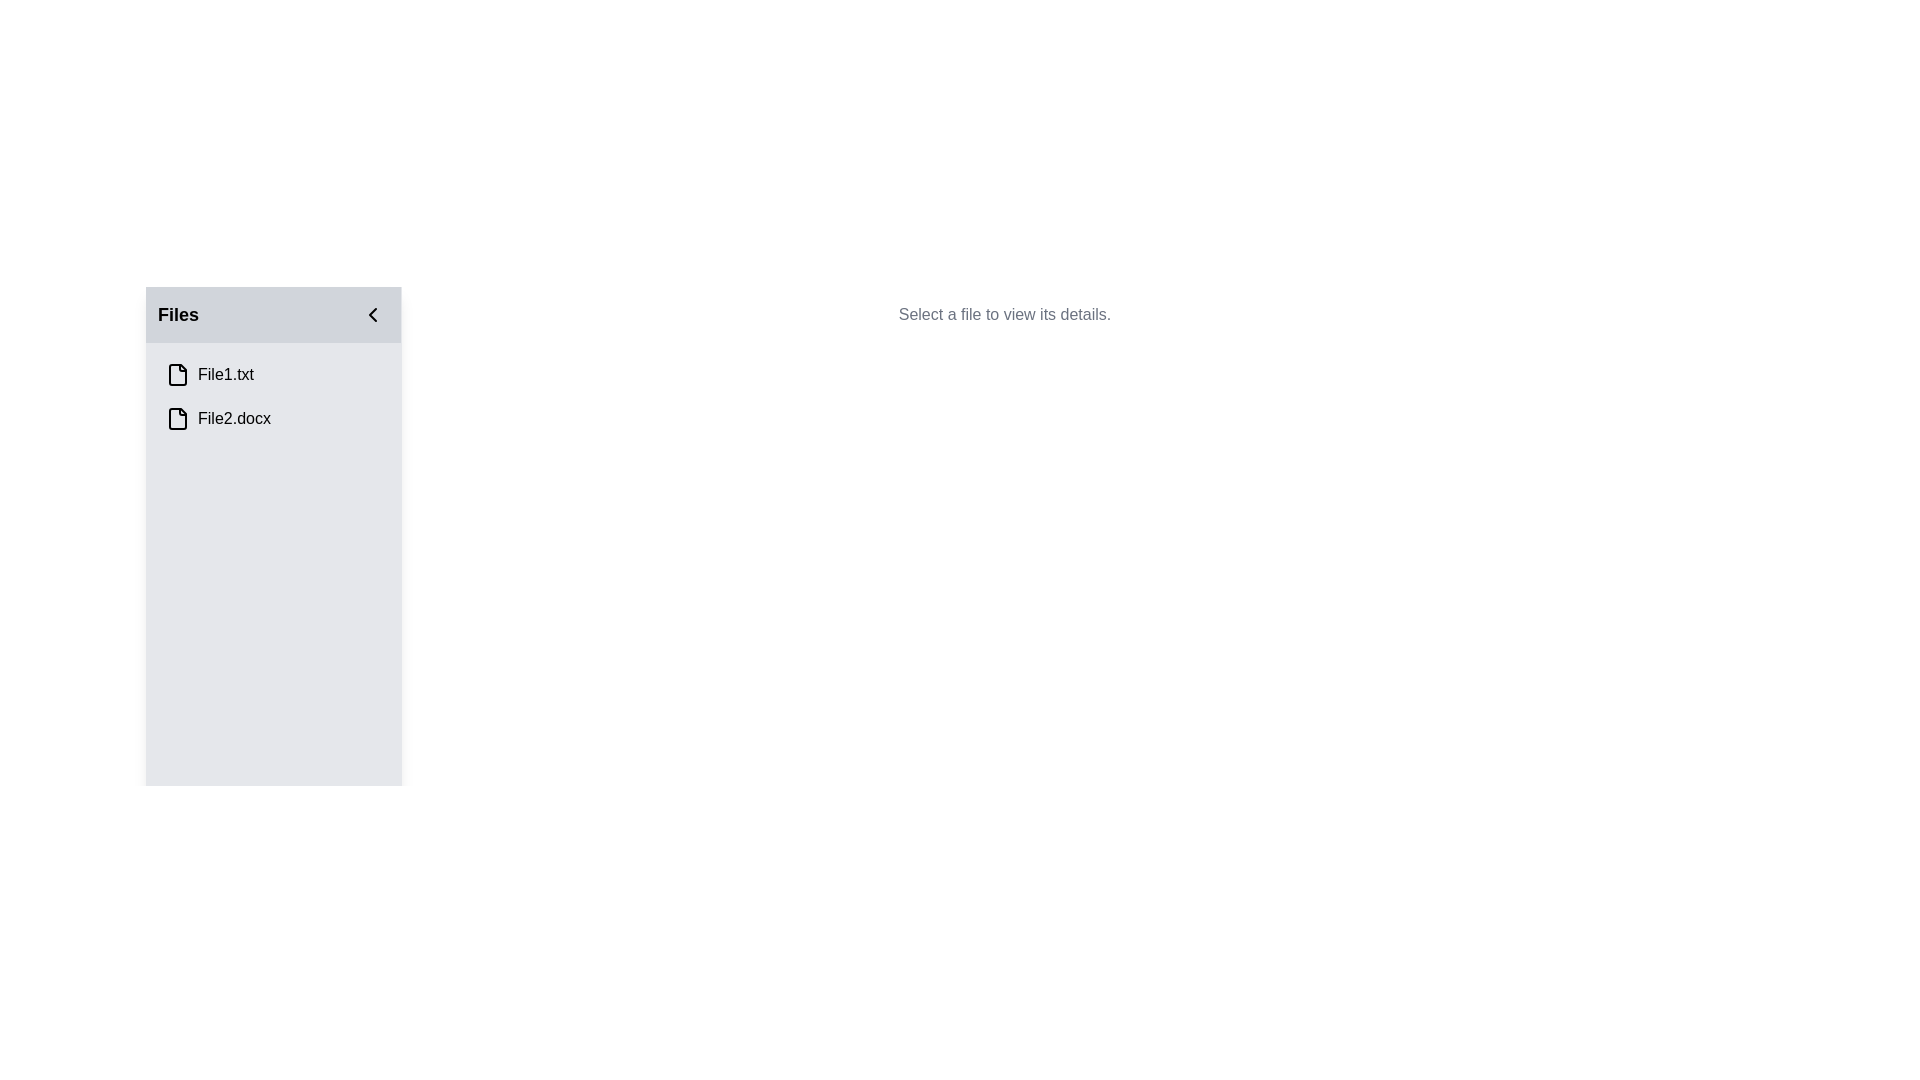 This screenshot has width=1920, height=1080. I want to click on the file labeled 'File1.txt' from the list of files, so click(225, 374).